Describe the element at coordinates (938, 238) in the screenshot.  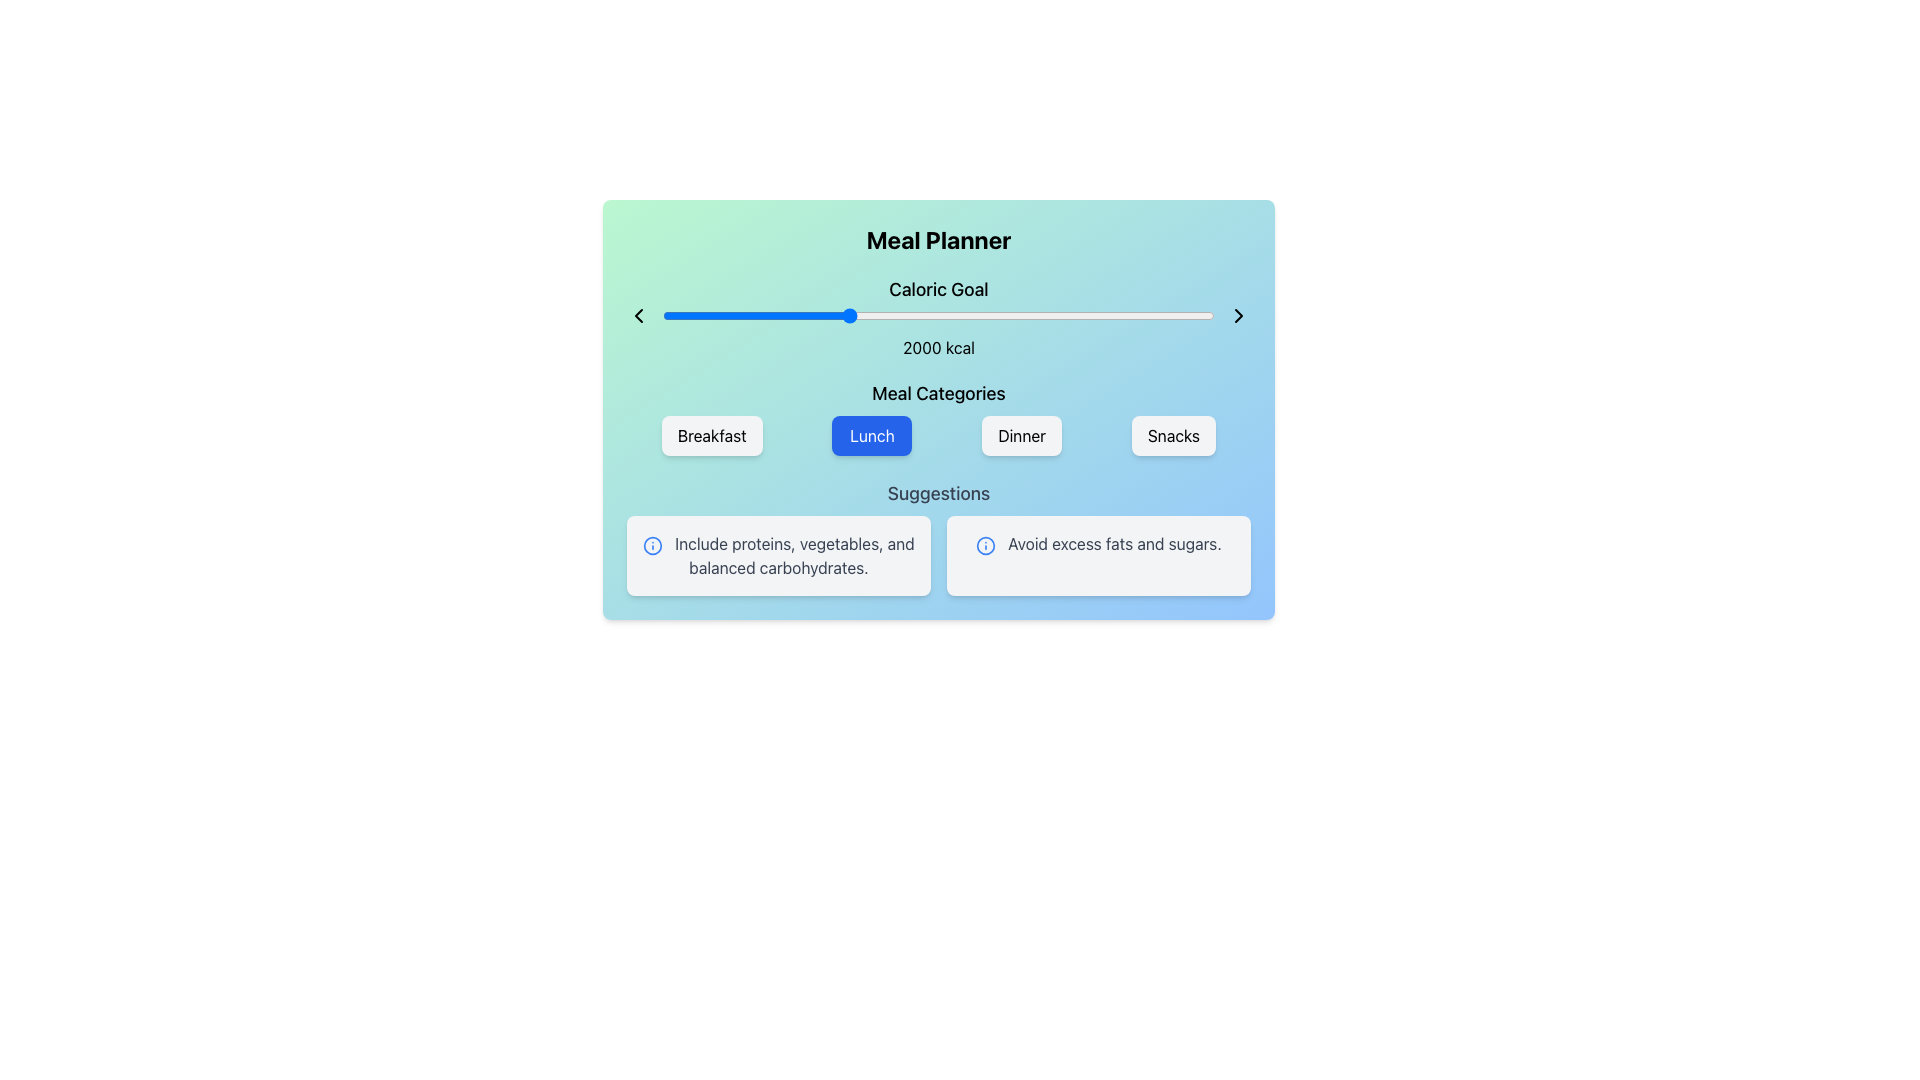
I see `the 'Meal Planner' text label, which is prominently displayed at the top of the interface in a bold and large font size, with black text on a gradient background transitioning from green to blue` at that location.